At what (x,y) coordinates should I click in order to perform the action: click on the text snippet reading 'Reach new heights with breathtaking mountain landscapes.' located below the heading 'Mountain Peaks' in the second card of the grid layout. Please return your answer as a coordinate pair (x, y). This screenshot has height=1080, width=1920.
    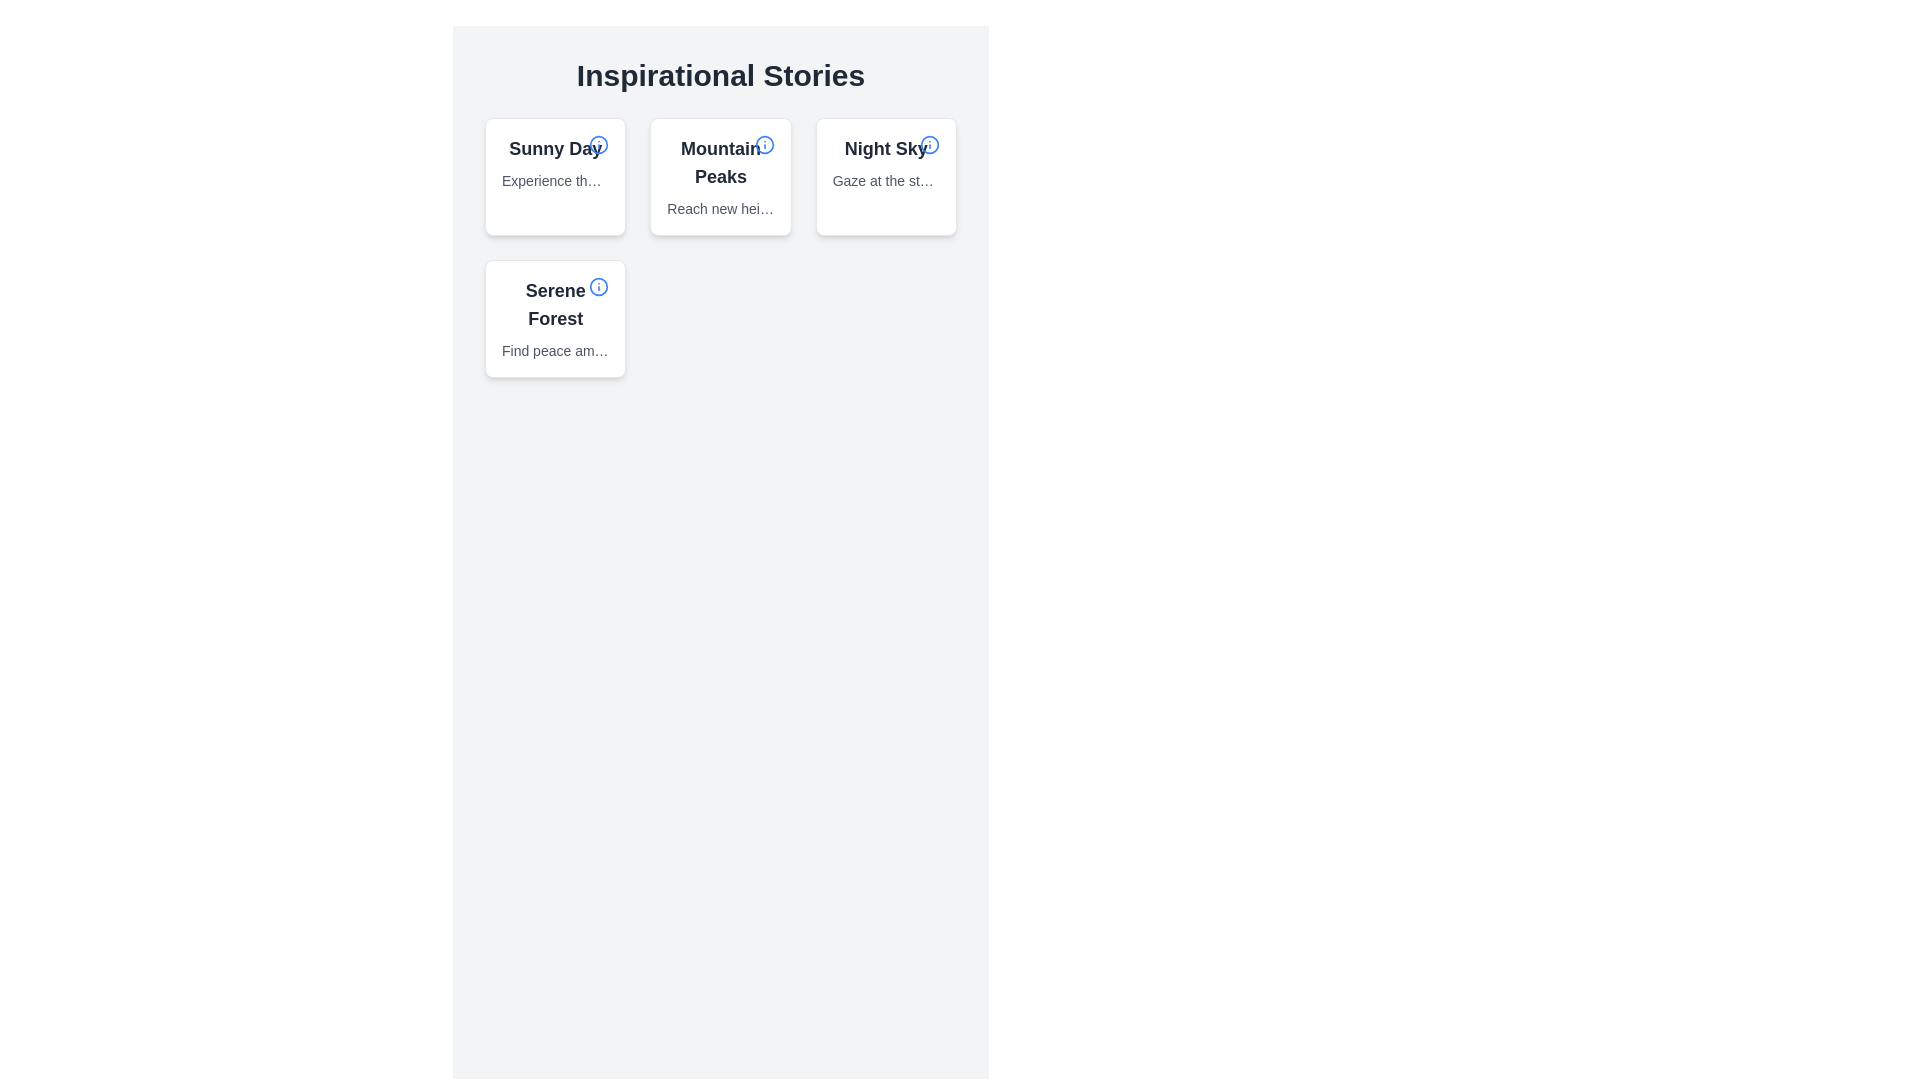
    Looking at the image, I should click on (720, 208).